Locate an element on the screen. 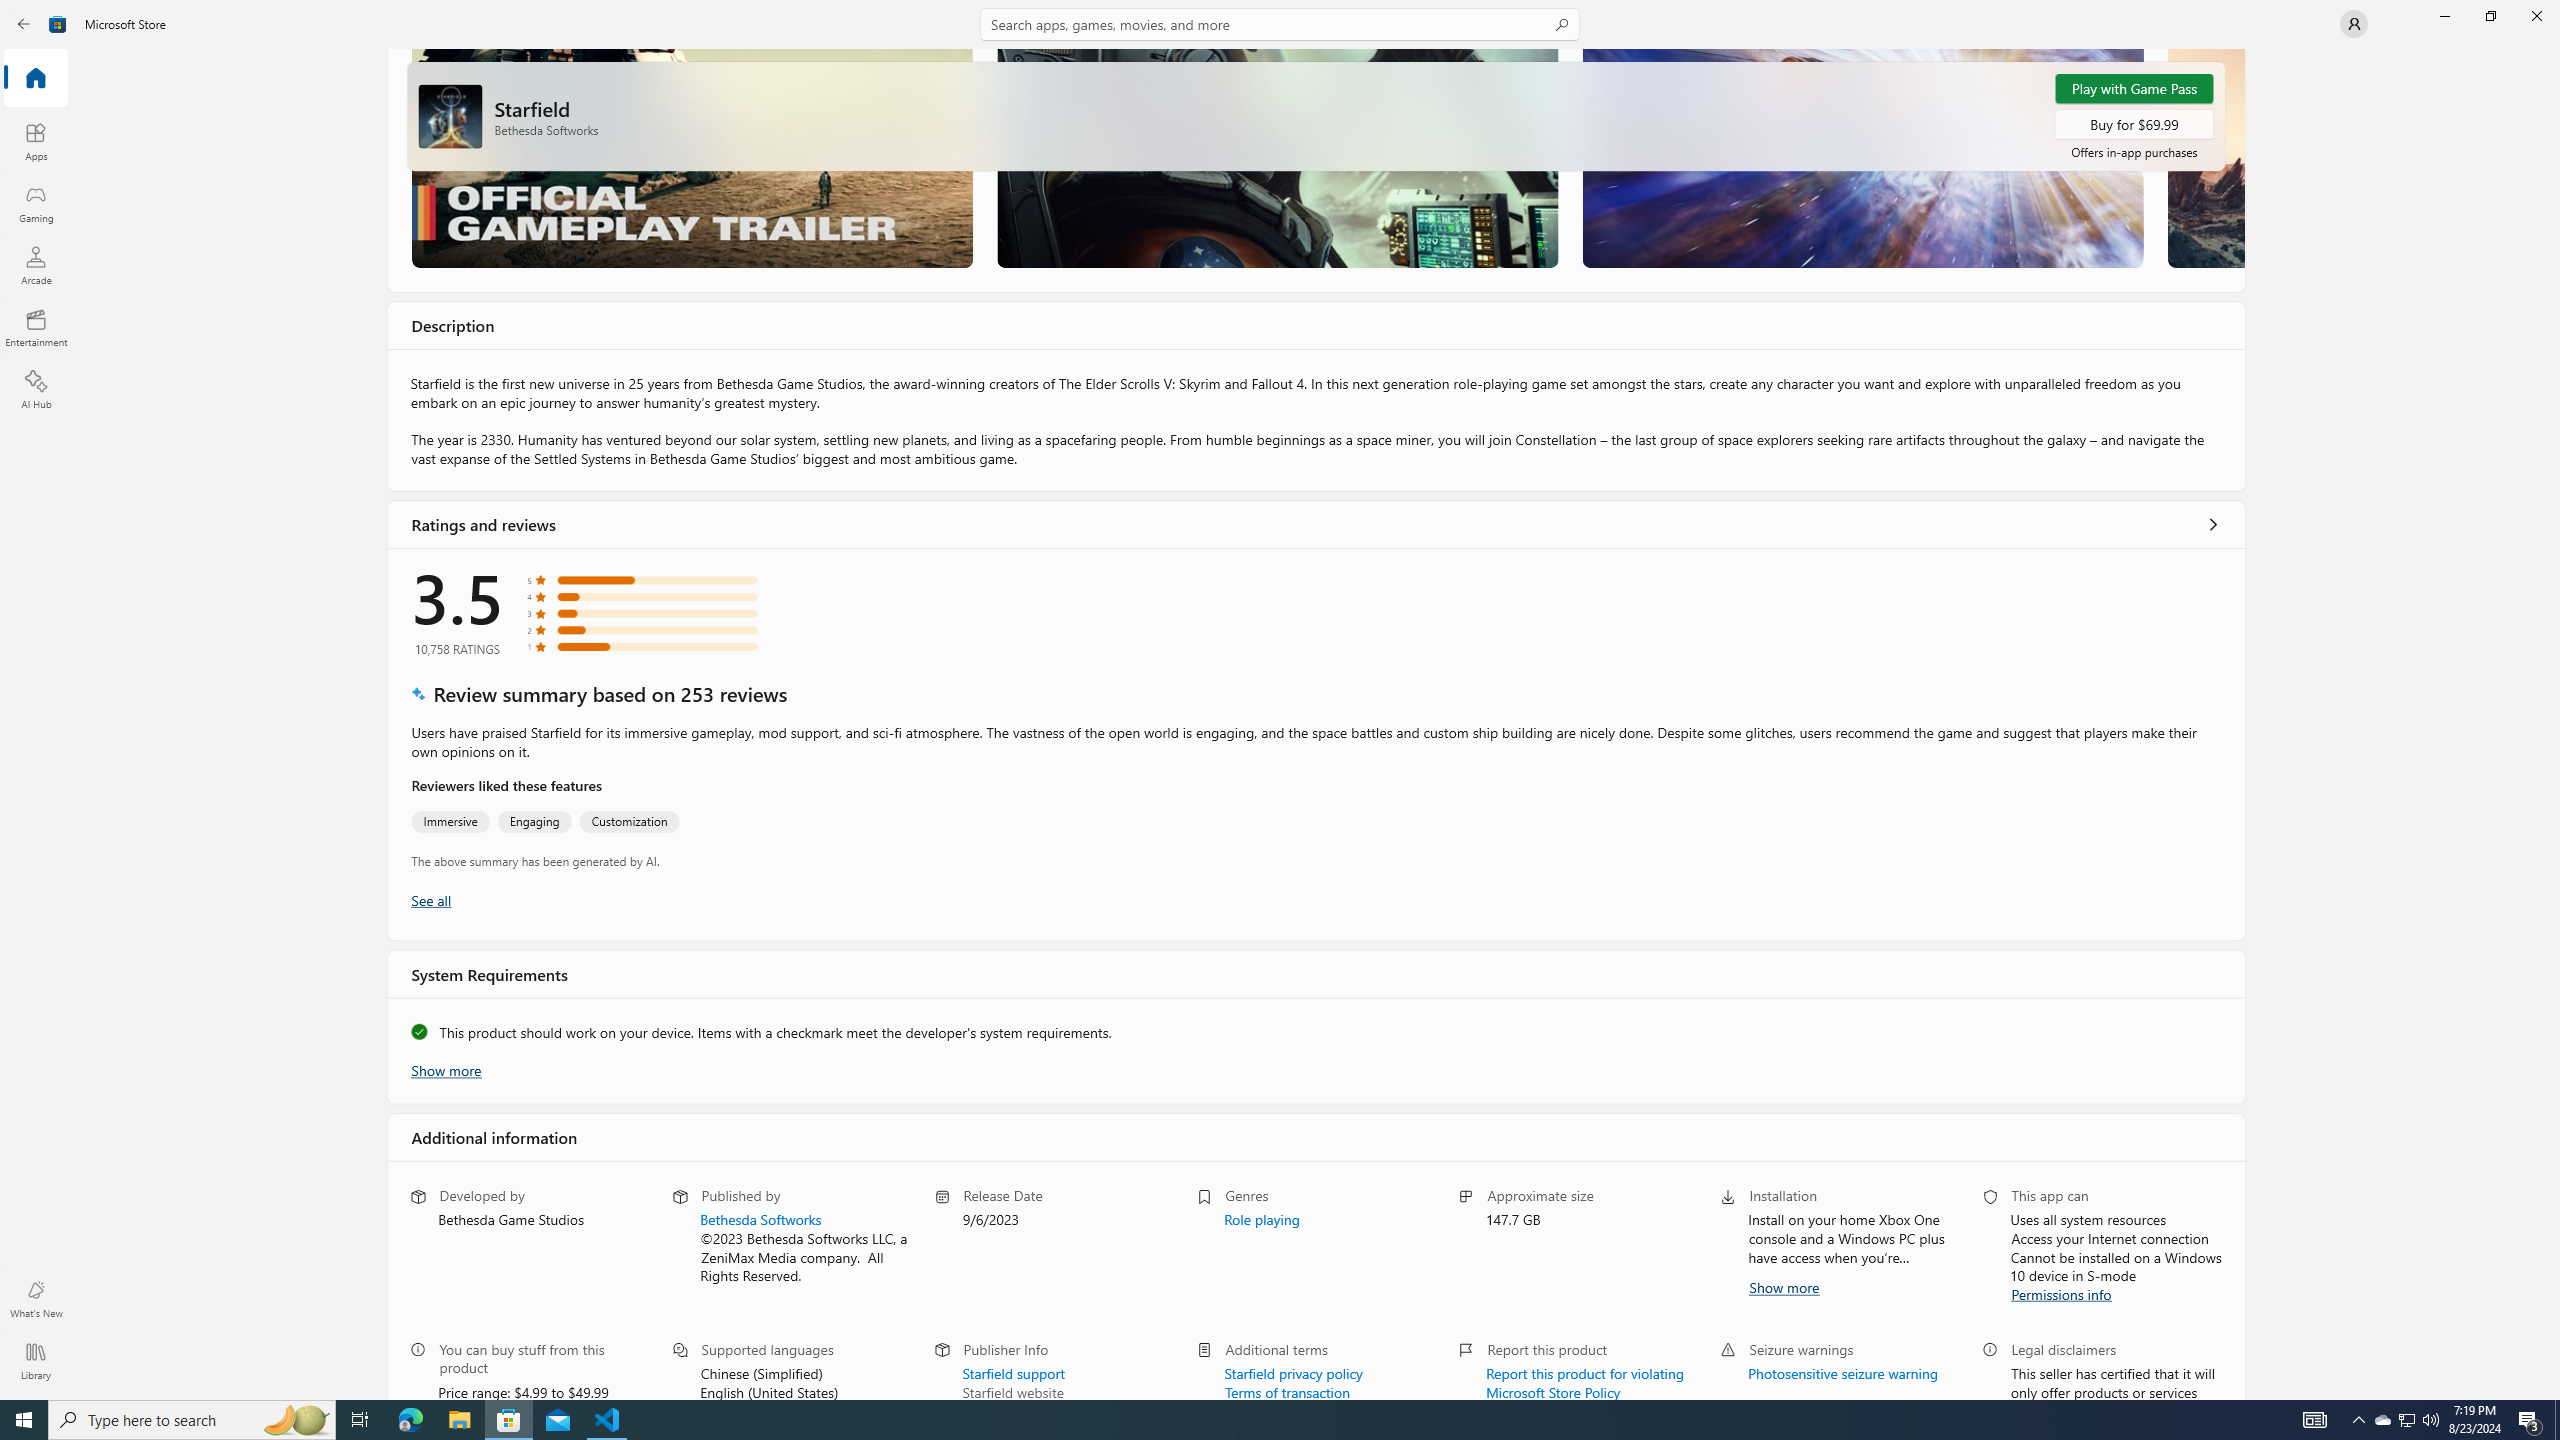 The image size is (2560, 1440). 'Terms of transaction' is located at coordinates (1287, 1390).